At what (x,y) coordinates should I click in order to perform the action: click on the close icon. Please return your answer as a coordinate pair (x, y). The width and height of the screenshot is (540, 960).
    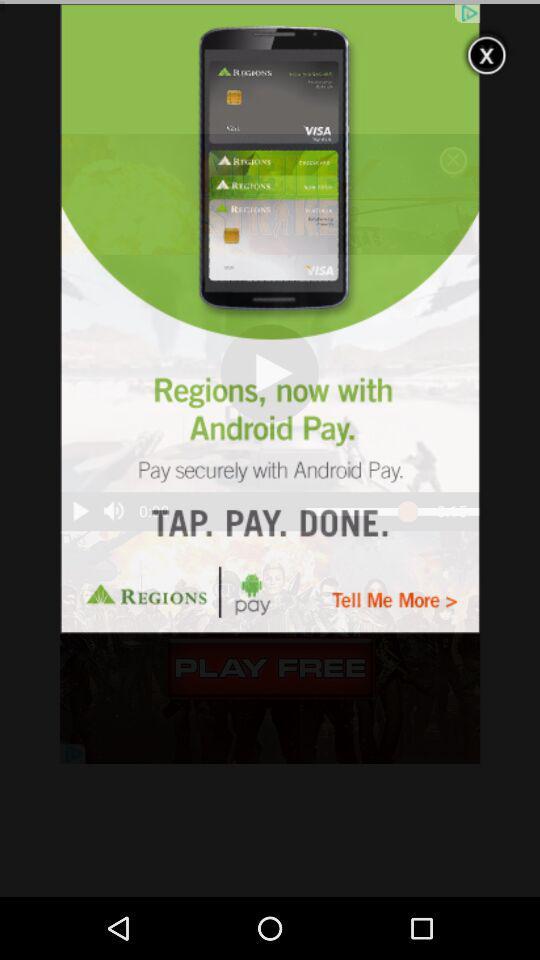
    Looking at the image, I should click on (486, 51).